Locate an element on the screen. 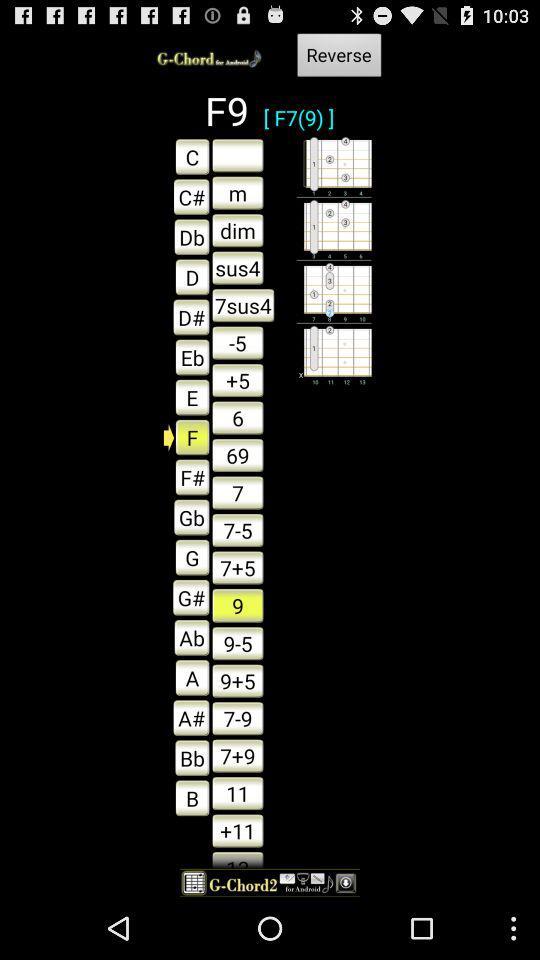  the number sixty nine is located at coordinates (237, 455).